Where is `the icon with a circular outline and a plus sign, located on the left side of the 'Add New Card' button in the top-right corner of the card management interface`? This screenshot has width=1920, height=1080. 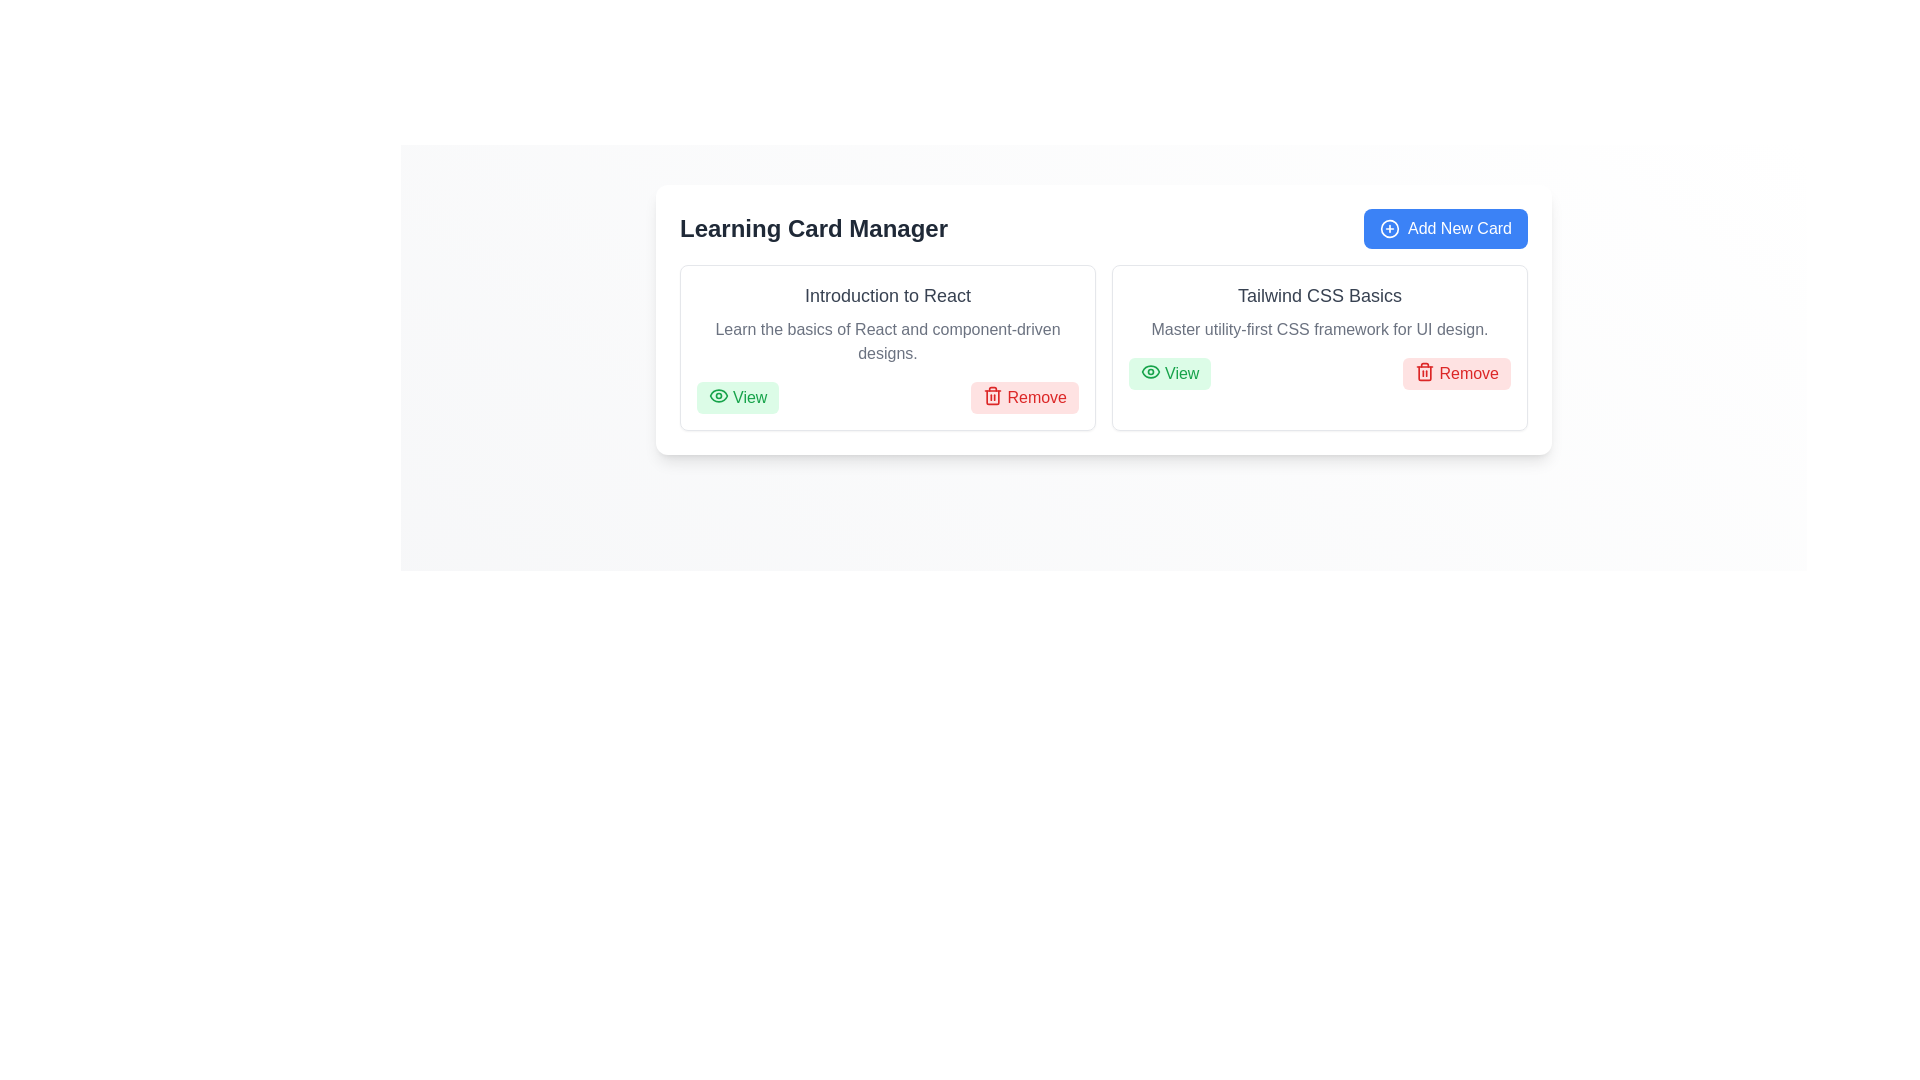
the icon with a circular outline and a plus sign, located on the left side of the 'Add New Card' button in the top-right corner of the card management interface is located at coordinates (1388, 227).